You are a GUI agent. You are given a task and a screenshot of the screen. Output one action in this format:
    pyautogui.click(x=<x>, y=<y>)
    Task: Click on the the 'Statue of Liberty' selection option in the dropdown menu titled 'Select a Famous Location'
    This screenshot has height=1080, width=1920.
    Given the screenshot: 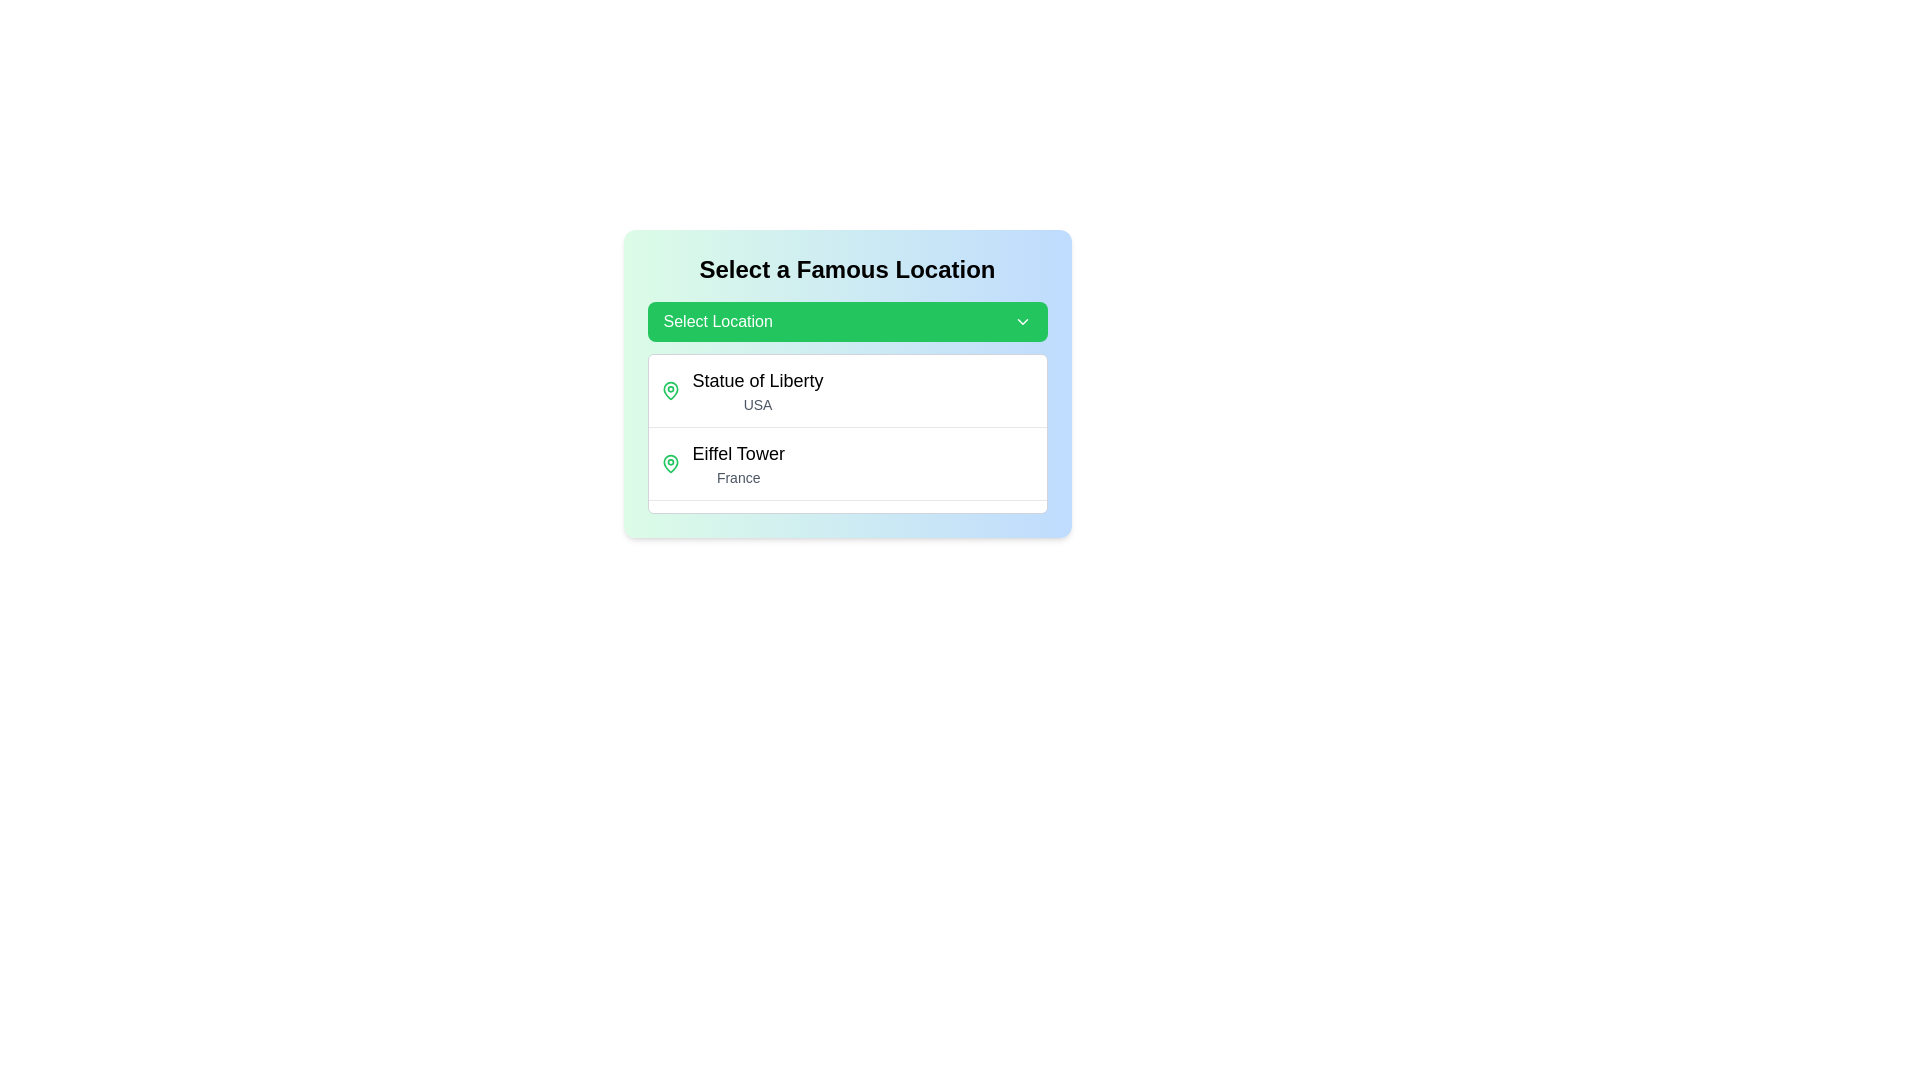 What is the action you would take?
    pyautogui.click(x=741, y=390)
    